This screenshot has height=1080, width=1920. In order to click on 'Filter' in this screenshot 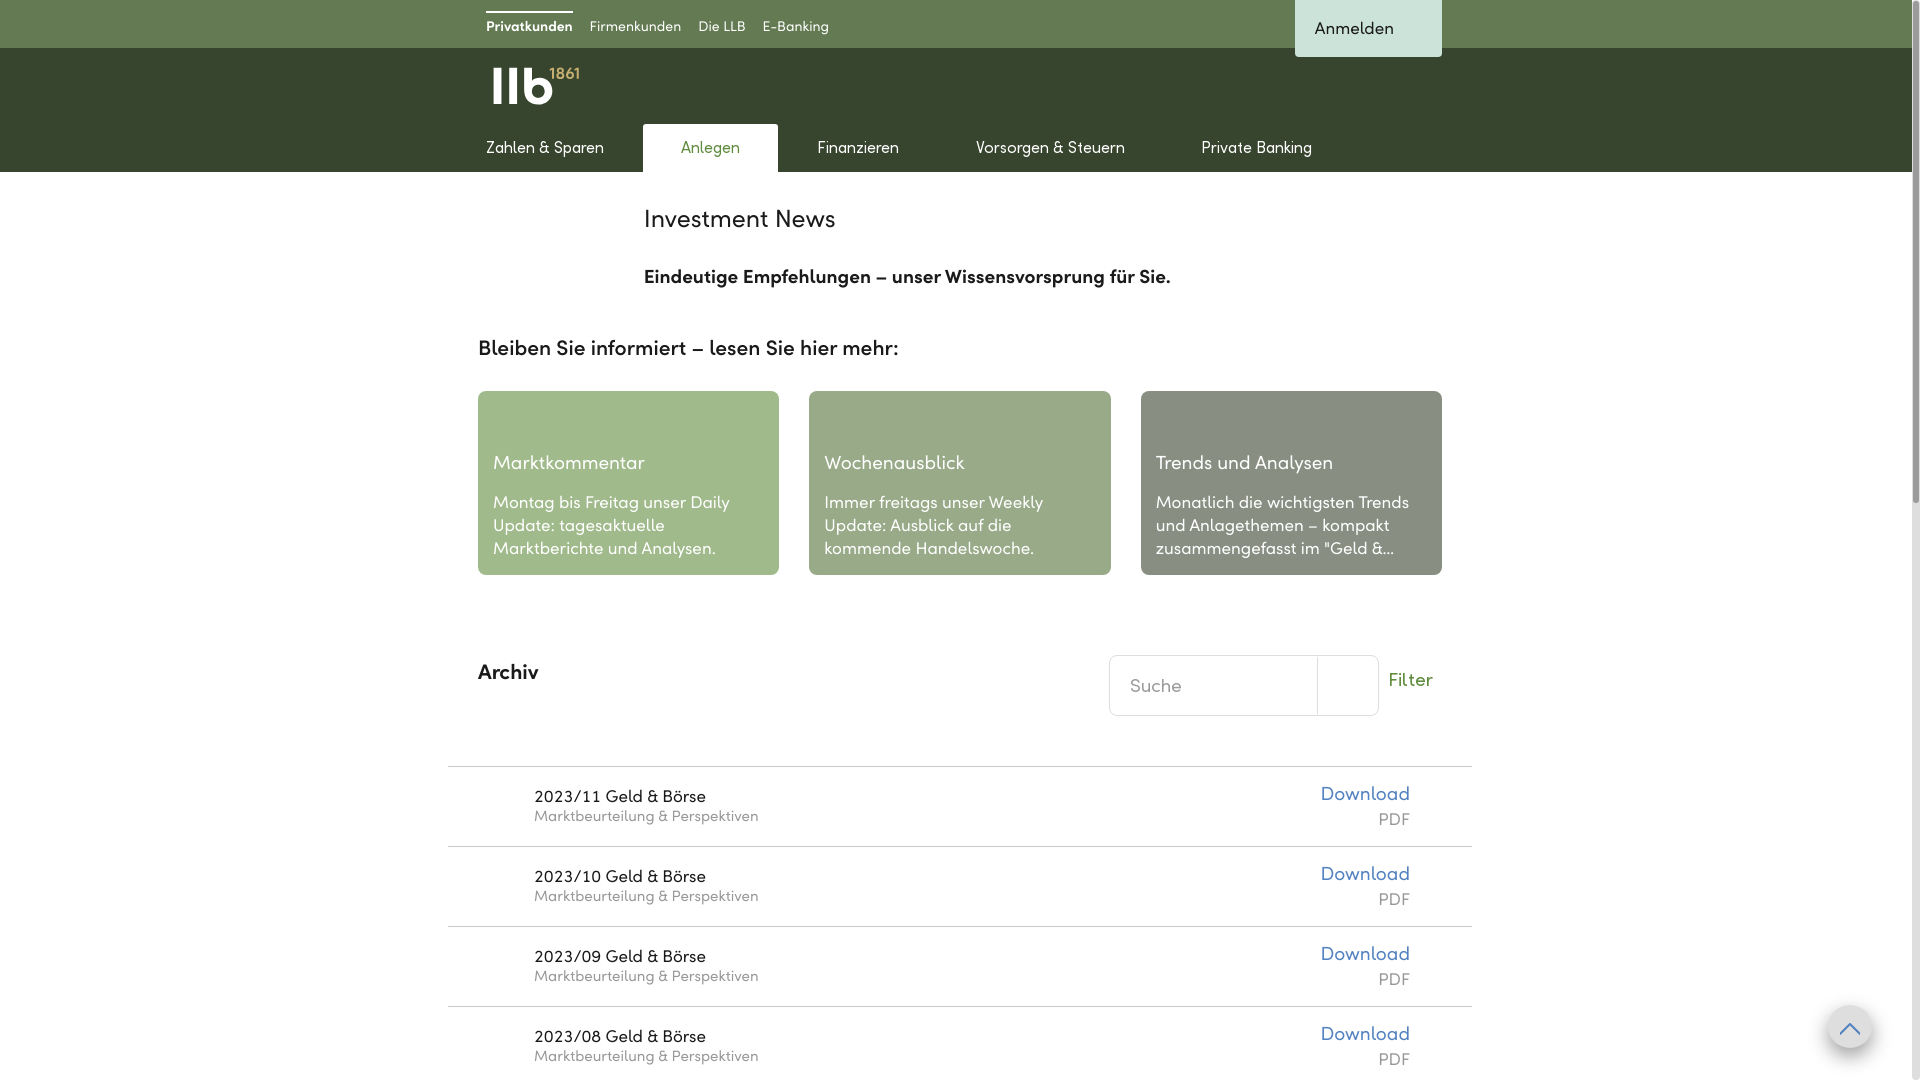, I will do `click(1409, 677)`.